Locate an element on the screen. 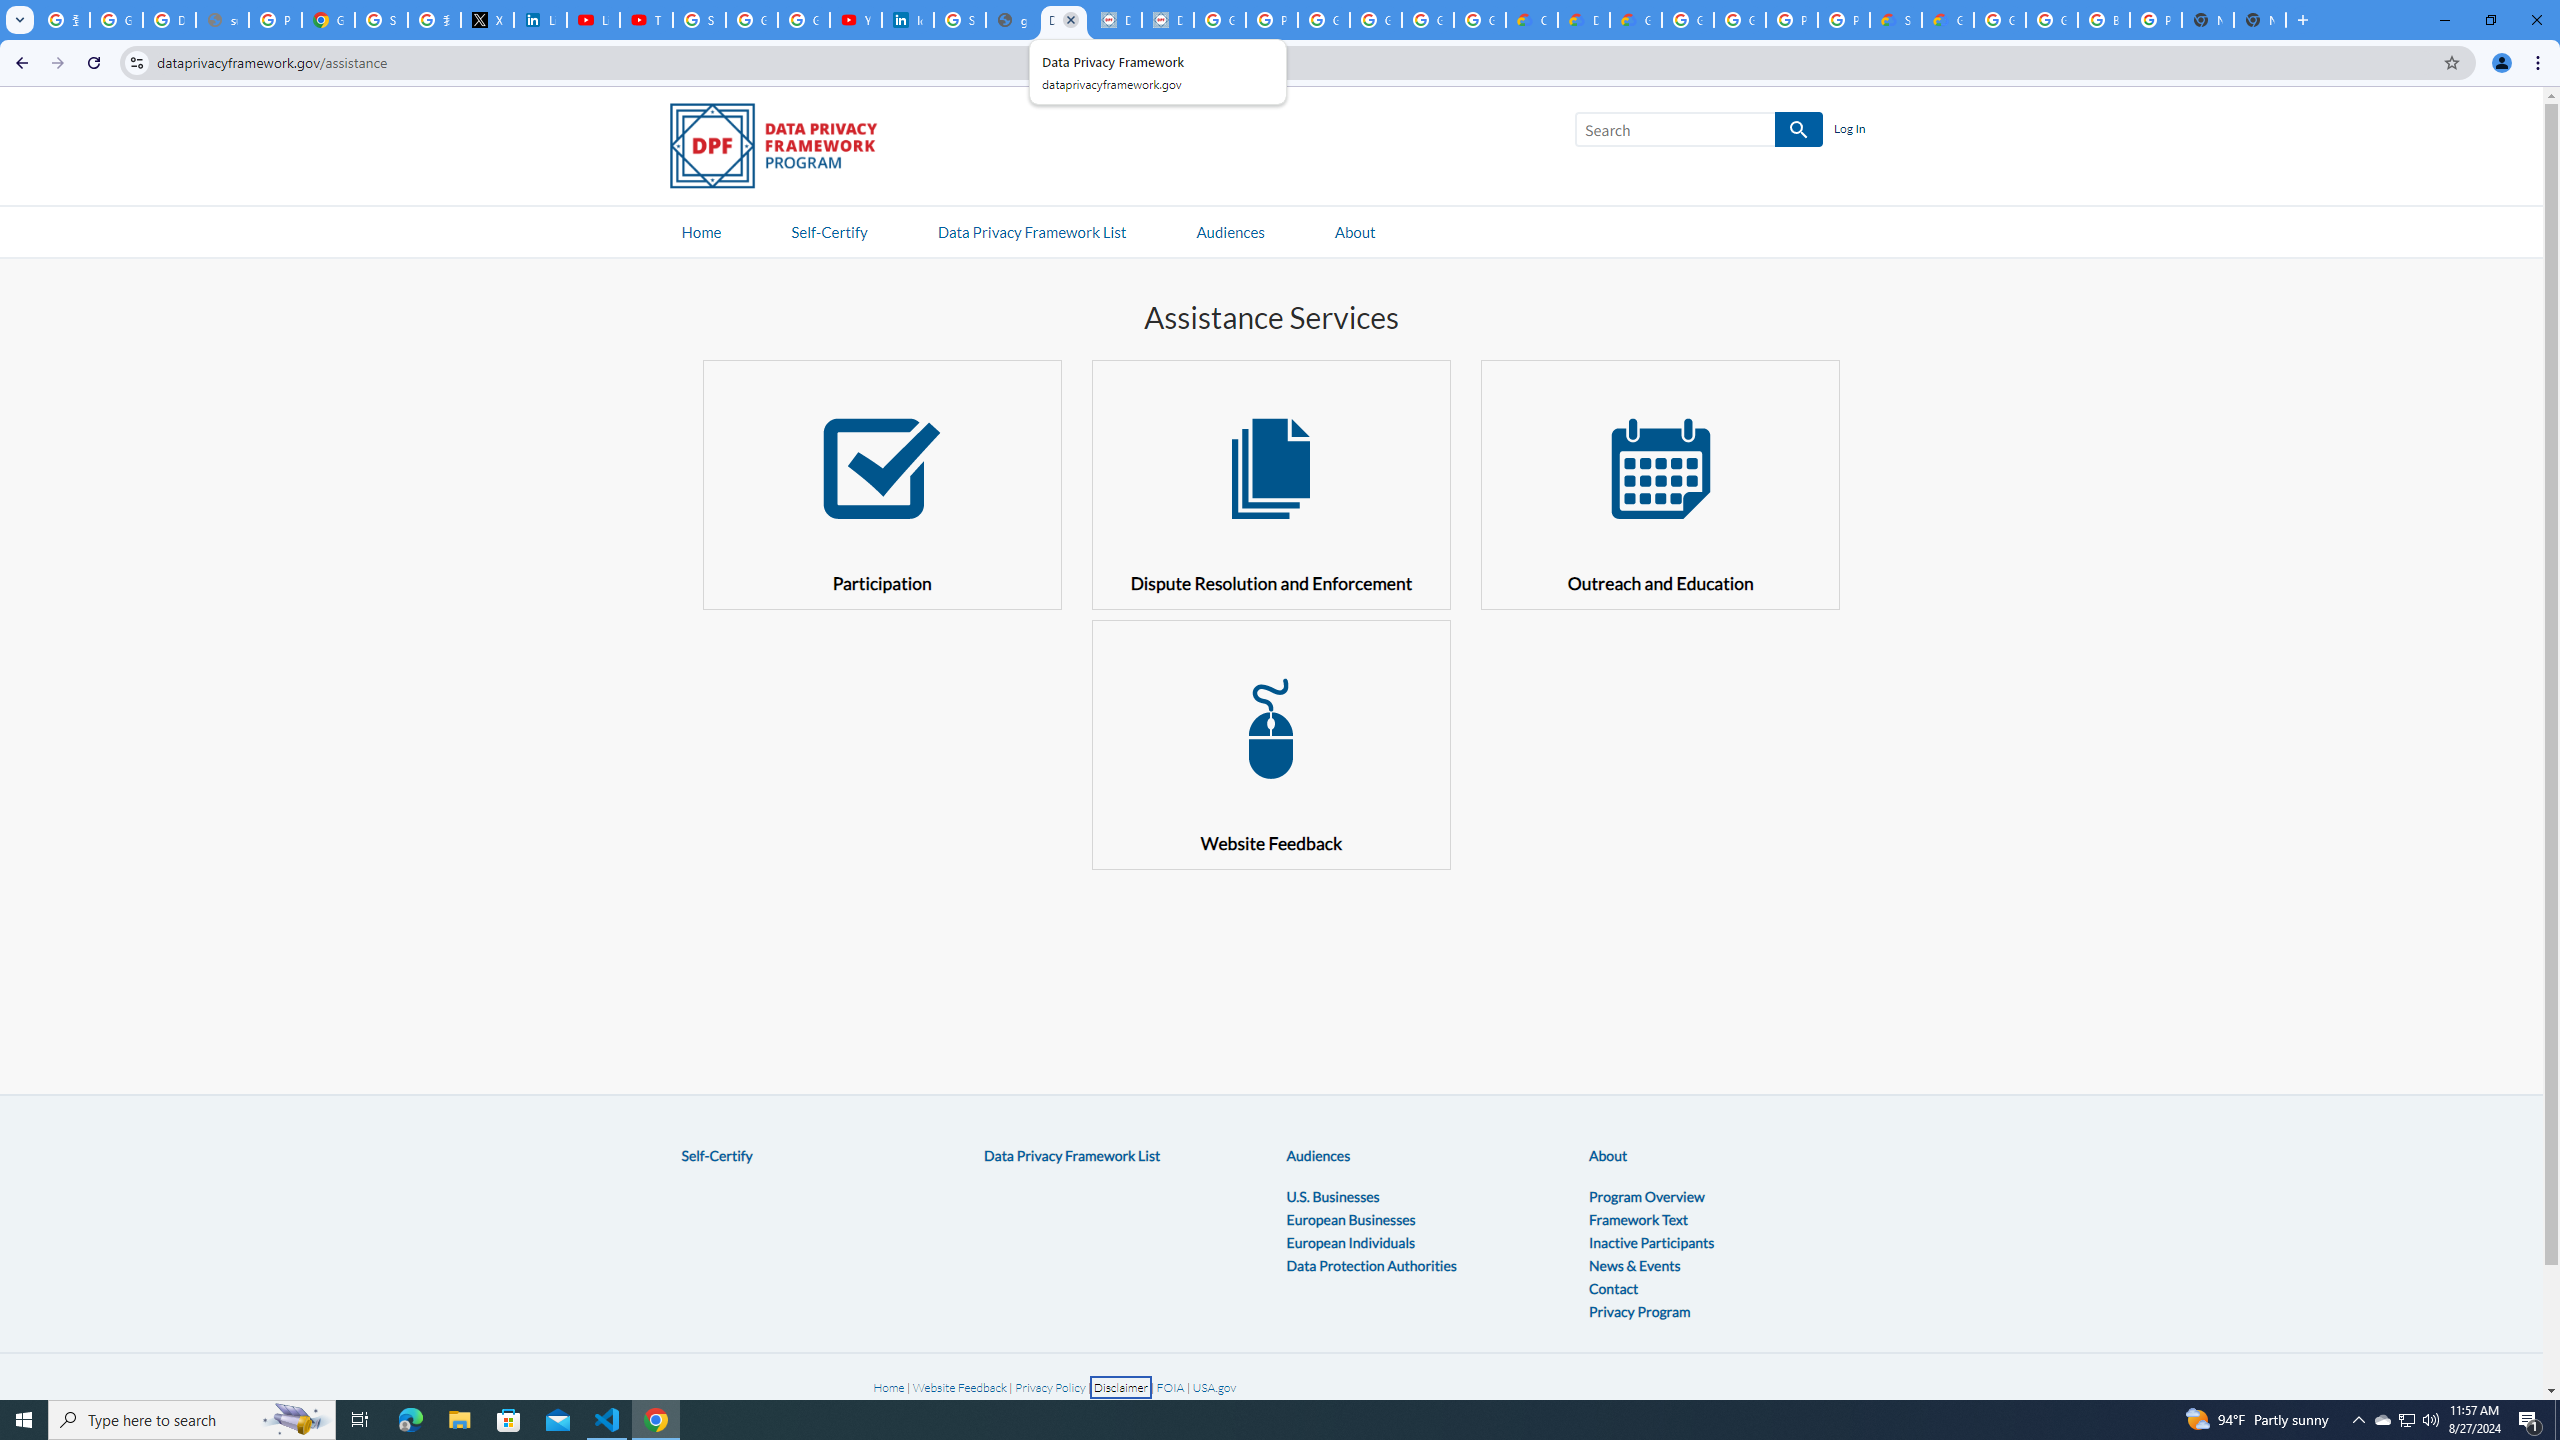  'LinkedIn - YouTube' is located at coordinates (592, 19).